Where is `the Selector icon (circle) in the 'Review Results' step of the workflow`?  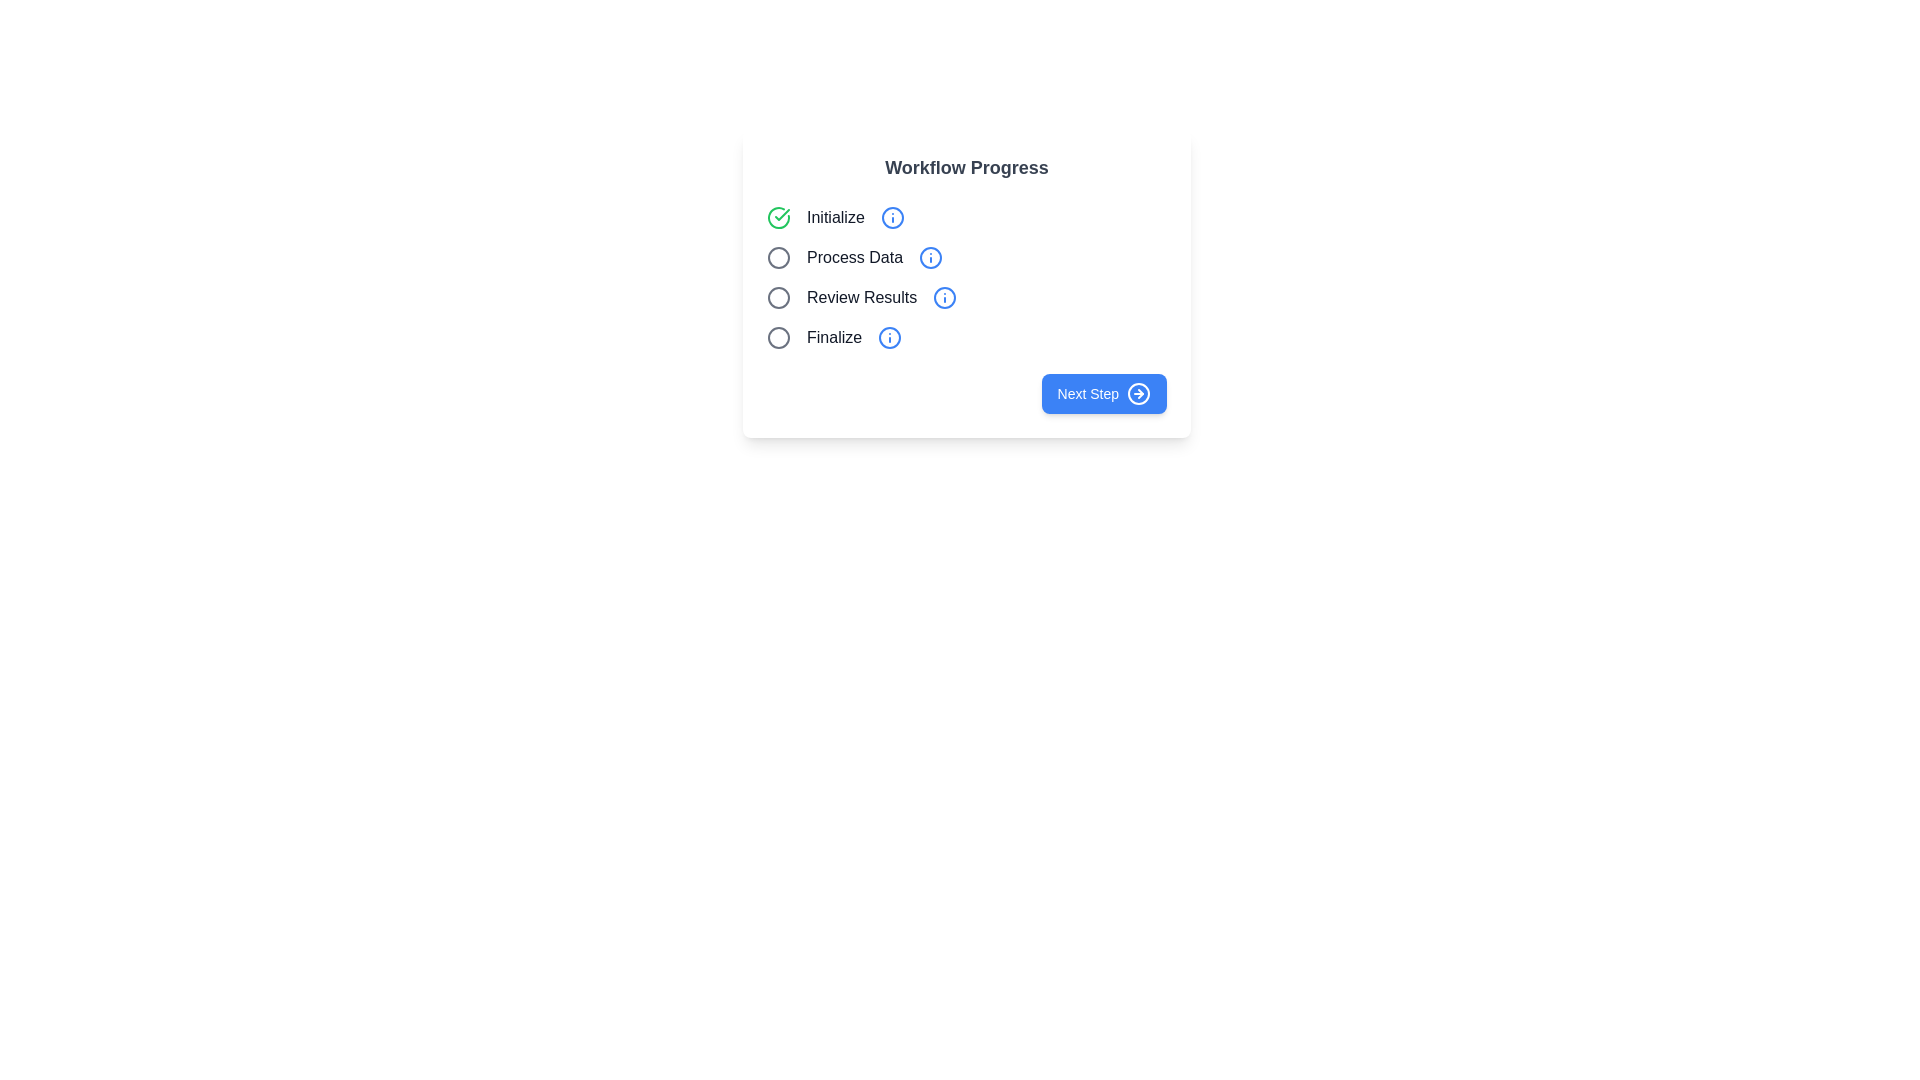
the Selector icon (circle) in the 'Review Results' step of the workflow is located at coordinates (777, 297).